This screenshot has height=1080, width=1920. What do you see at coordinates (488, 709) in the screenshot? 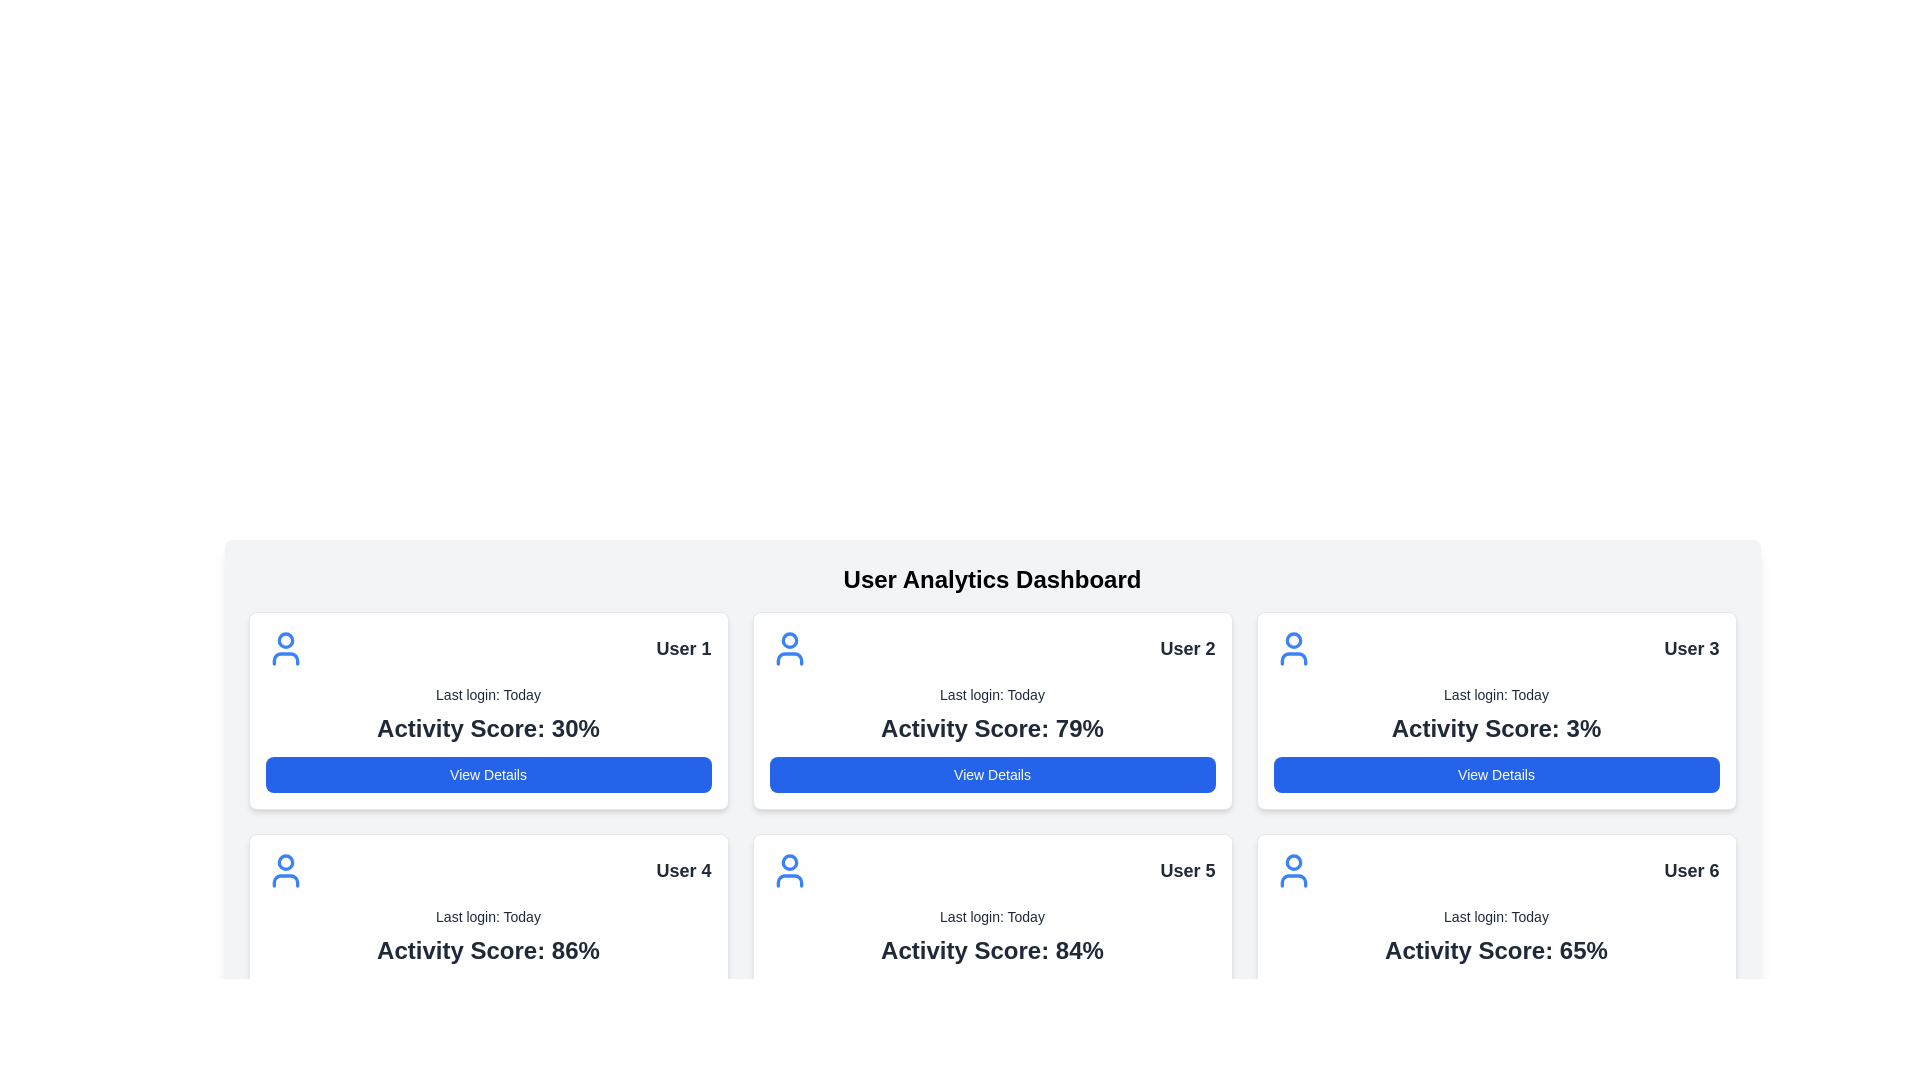
I see `the first user information card component in the top left corner of the grid to trigger visual effects` at bounding box center [488, 709].